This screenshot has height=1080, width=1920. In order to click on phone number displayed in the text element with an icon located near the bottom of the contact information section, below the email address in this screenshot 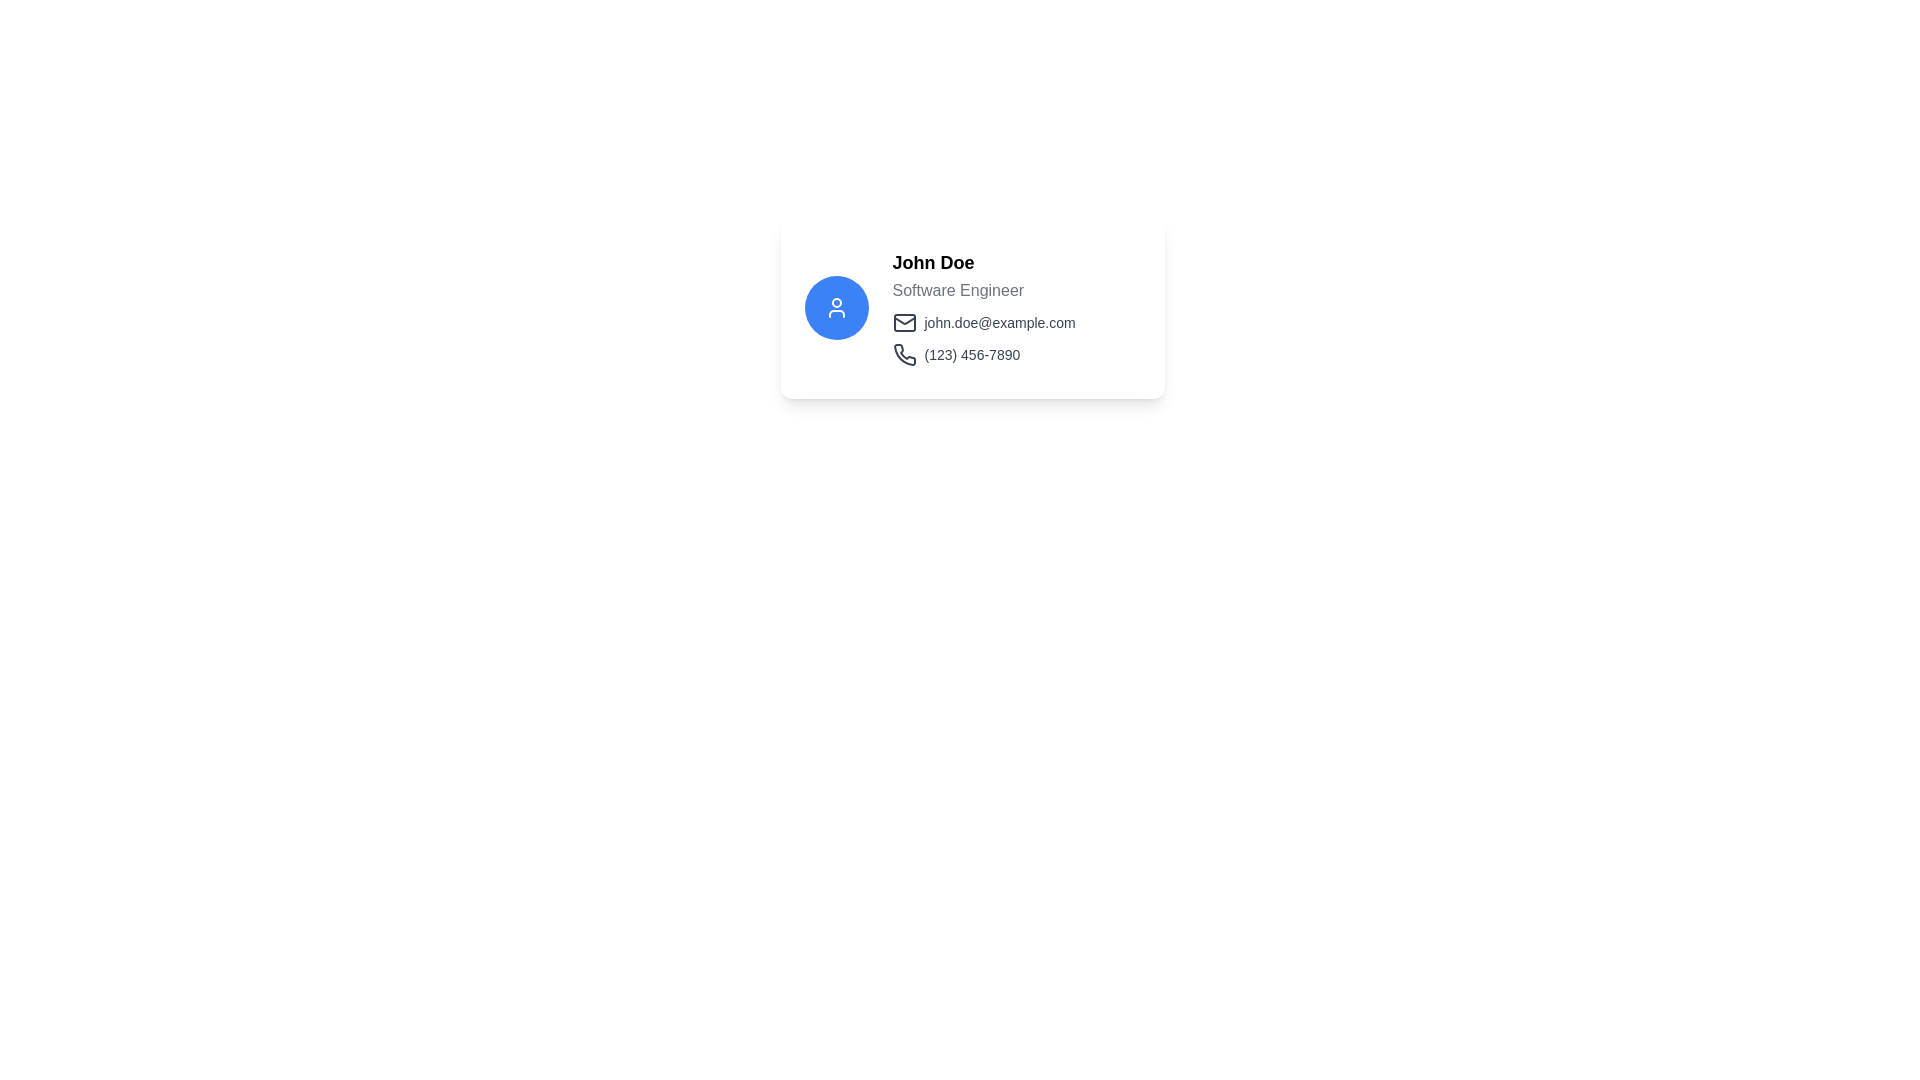, I will do `click(983, 353)`.